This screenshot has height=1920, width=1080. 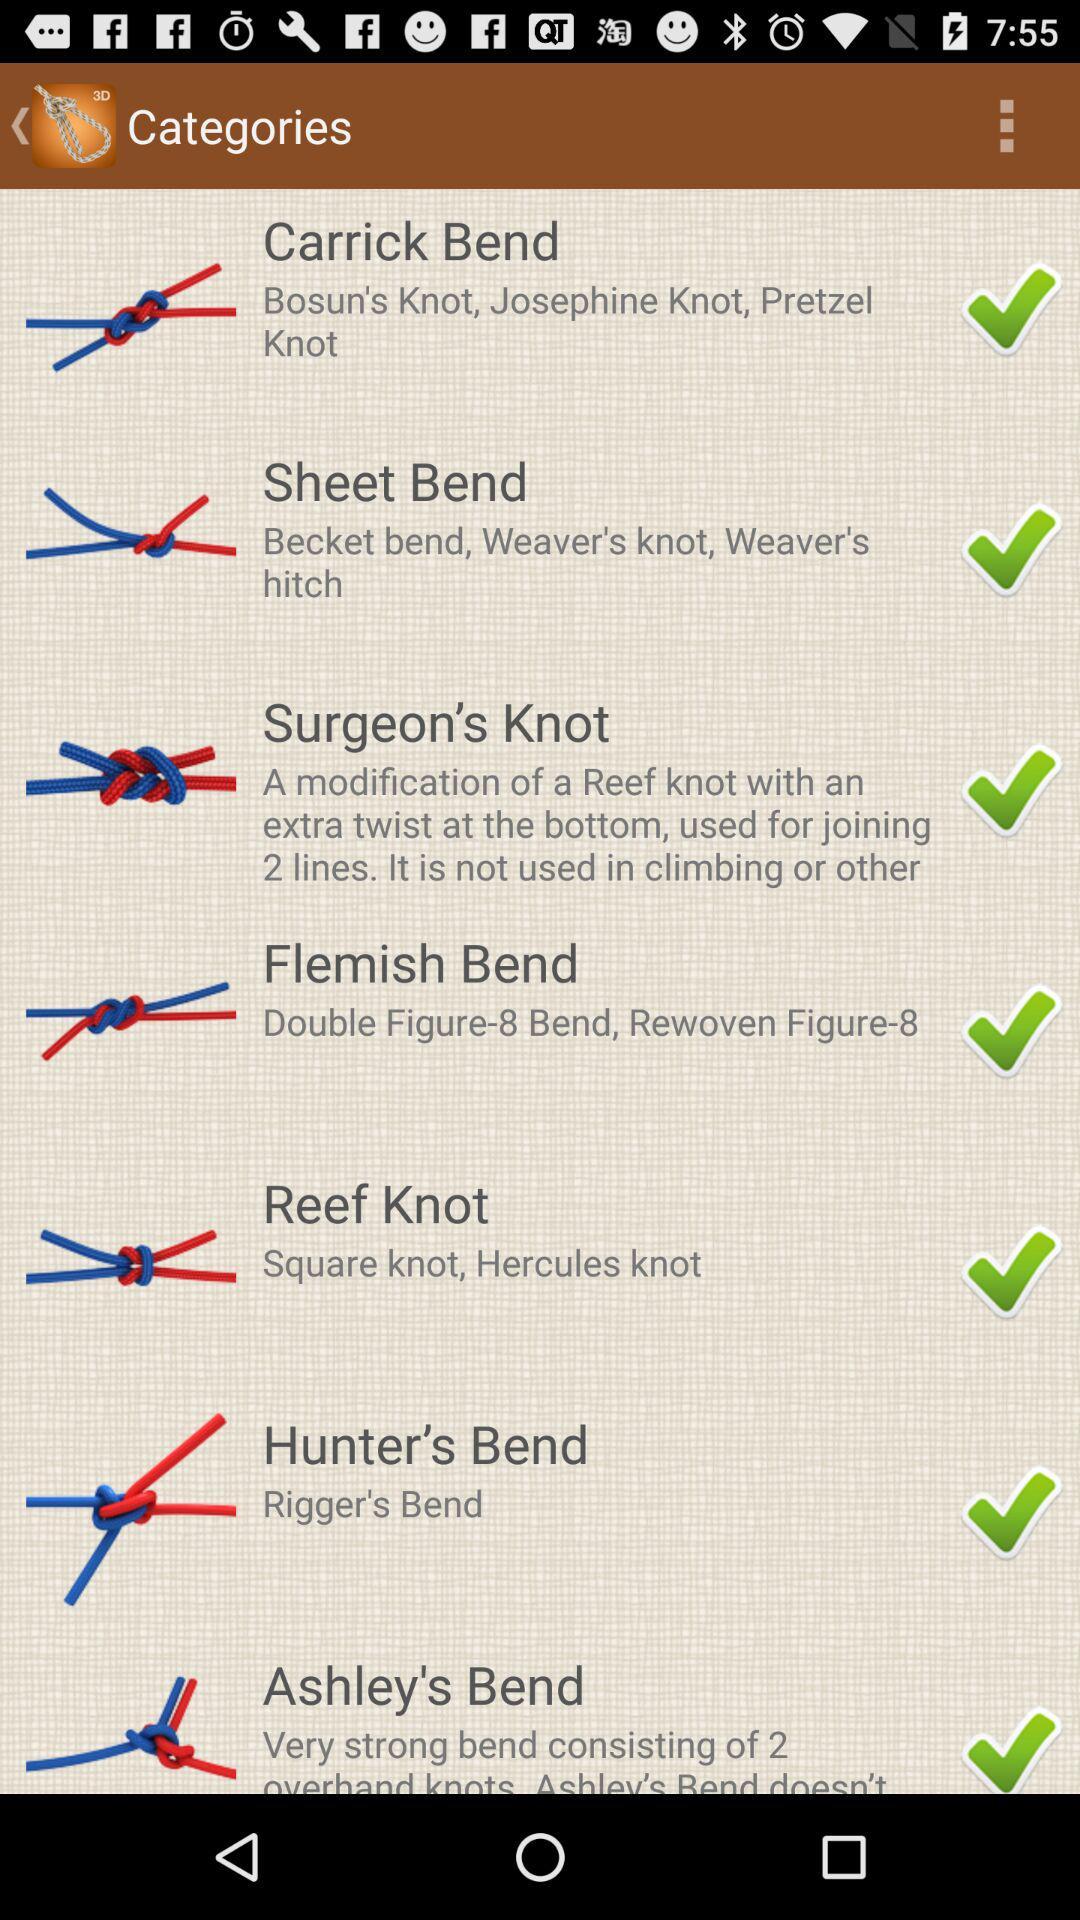 I want to click on flemish bend app, so click(x=604, y=961).